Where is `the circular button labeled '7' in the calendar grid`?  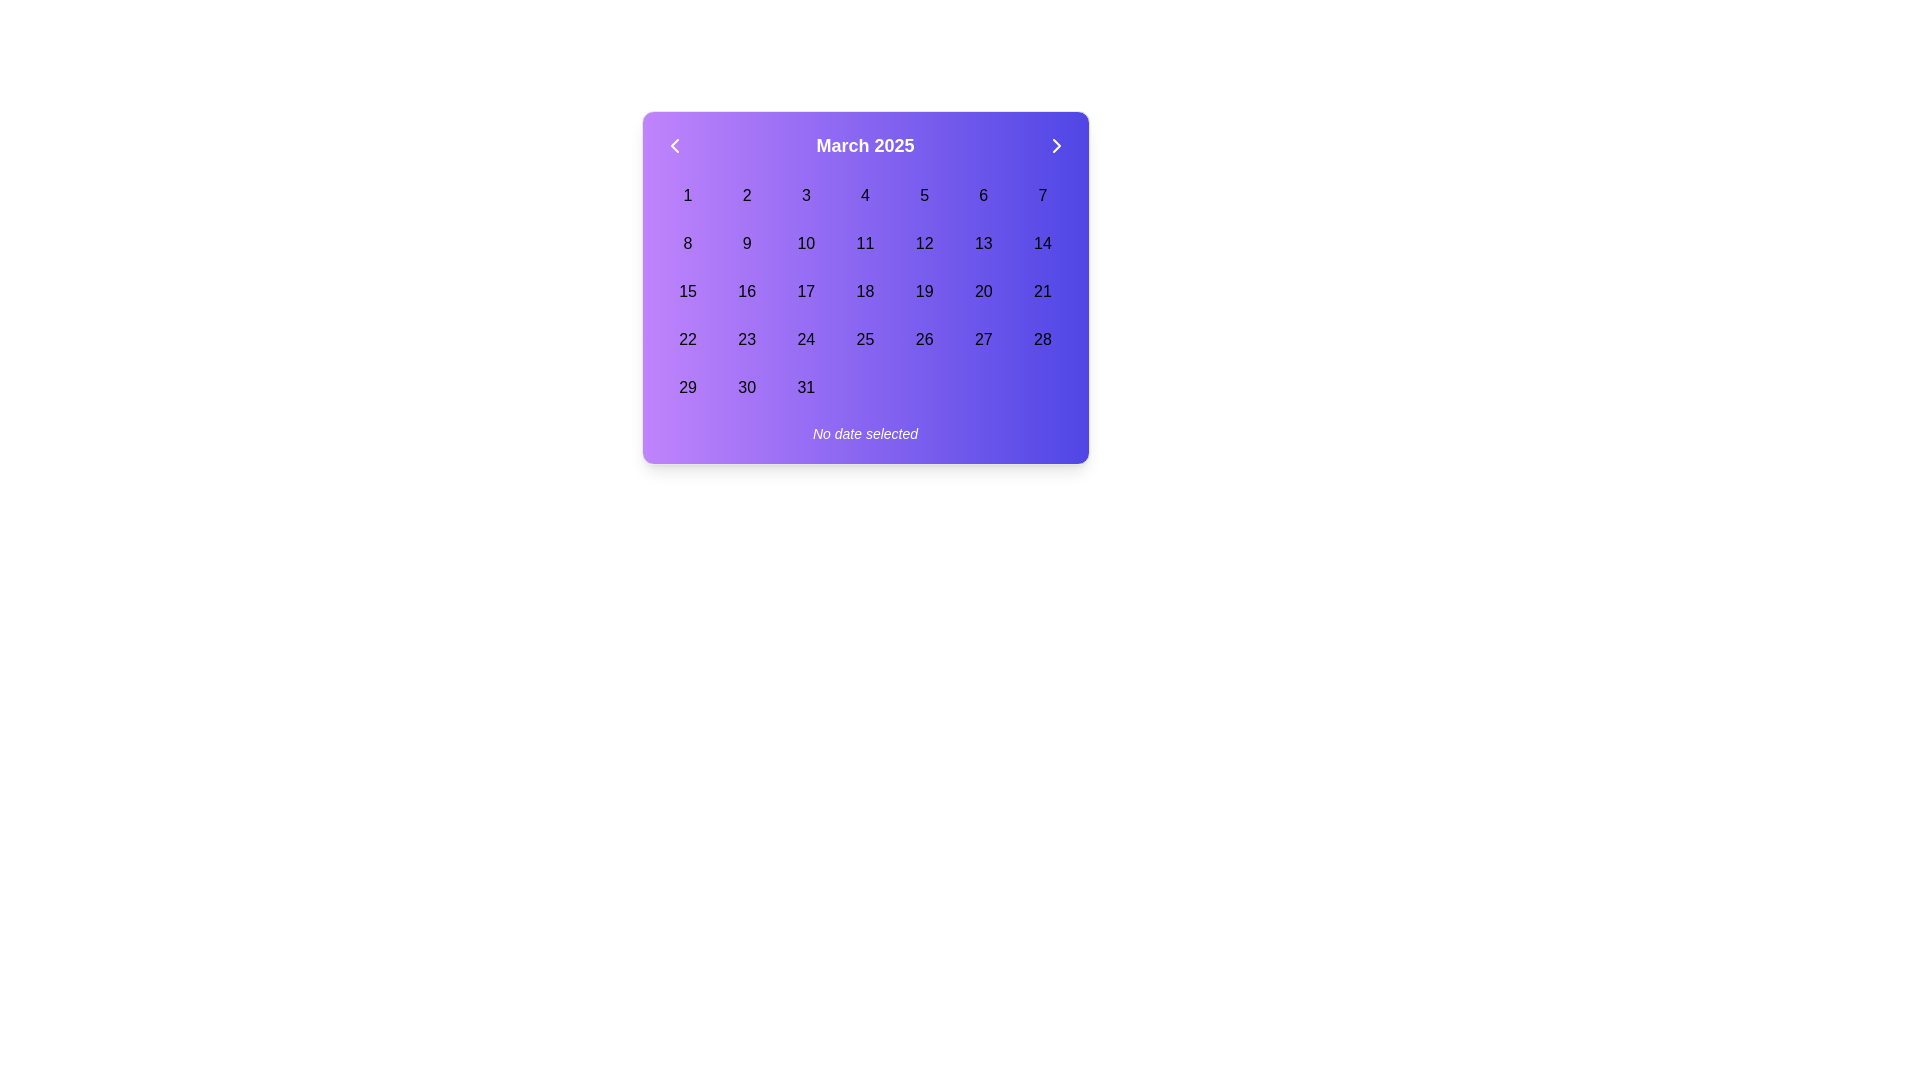
the circular button labeled '7' in the calendar grid is located at coordinates (1041, 196).